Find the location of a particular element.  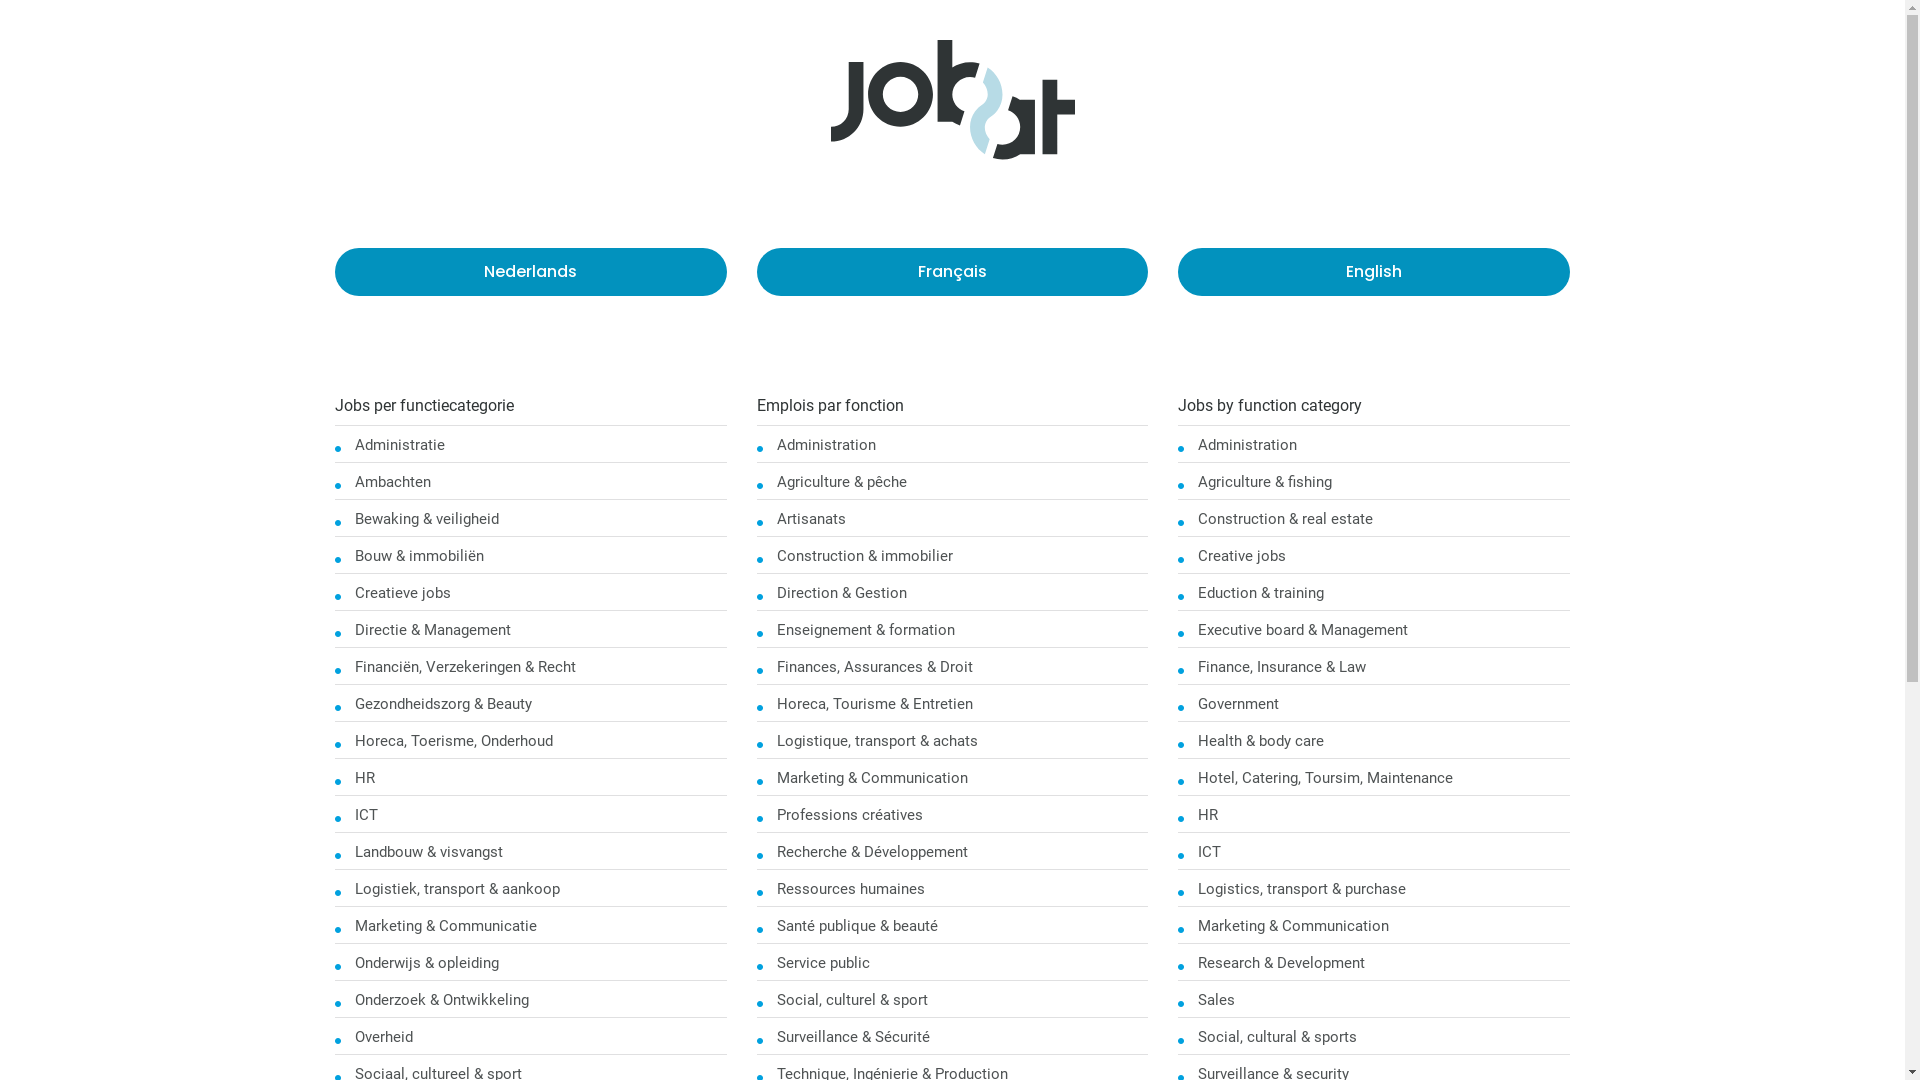

'Social, cultural & sports' is located at coordinates (1276, 1036).